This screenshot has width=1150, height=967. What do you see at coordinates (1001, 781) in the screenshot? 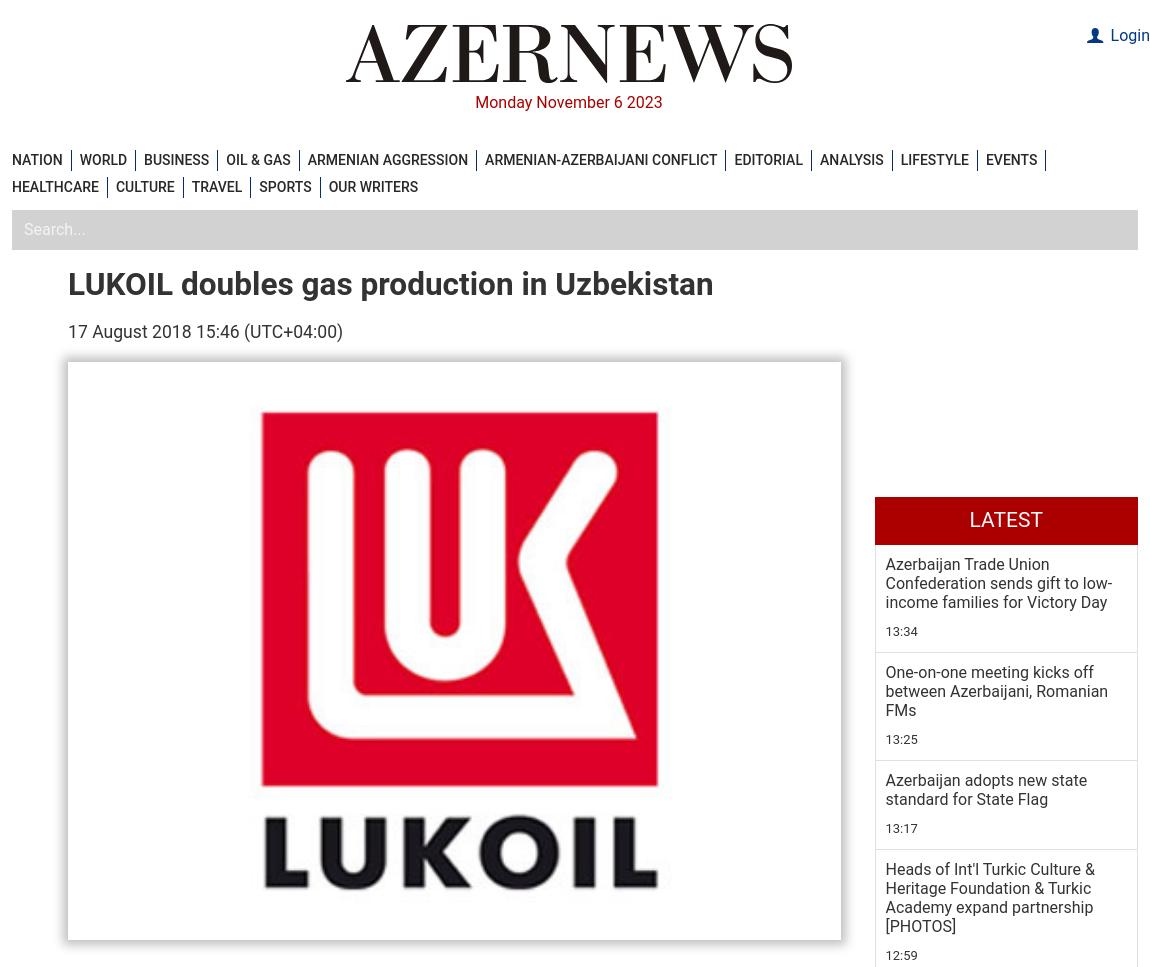
I see `'Afghanistan opium poppy supply plummets 95% after Taliban ban'` at bounding box center [1001, 781].